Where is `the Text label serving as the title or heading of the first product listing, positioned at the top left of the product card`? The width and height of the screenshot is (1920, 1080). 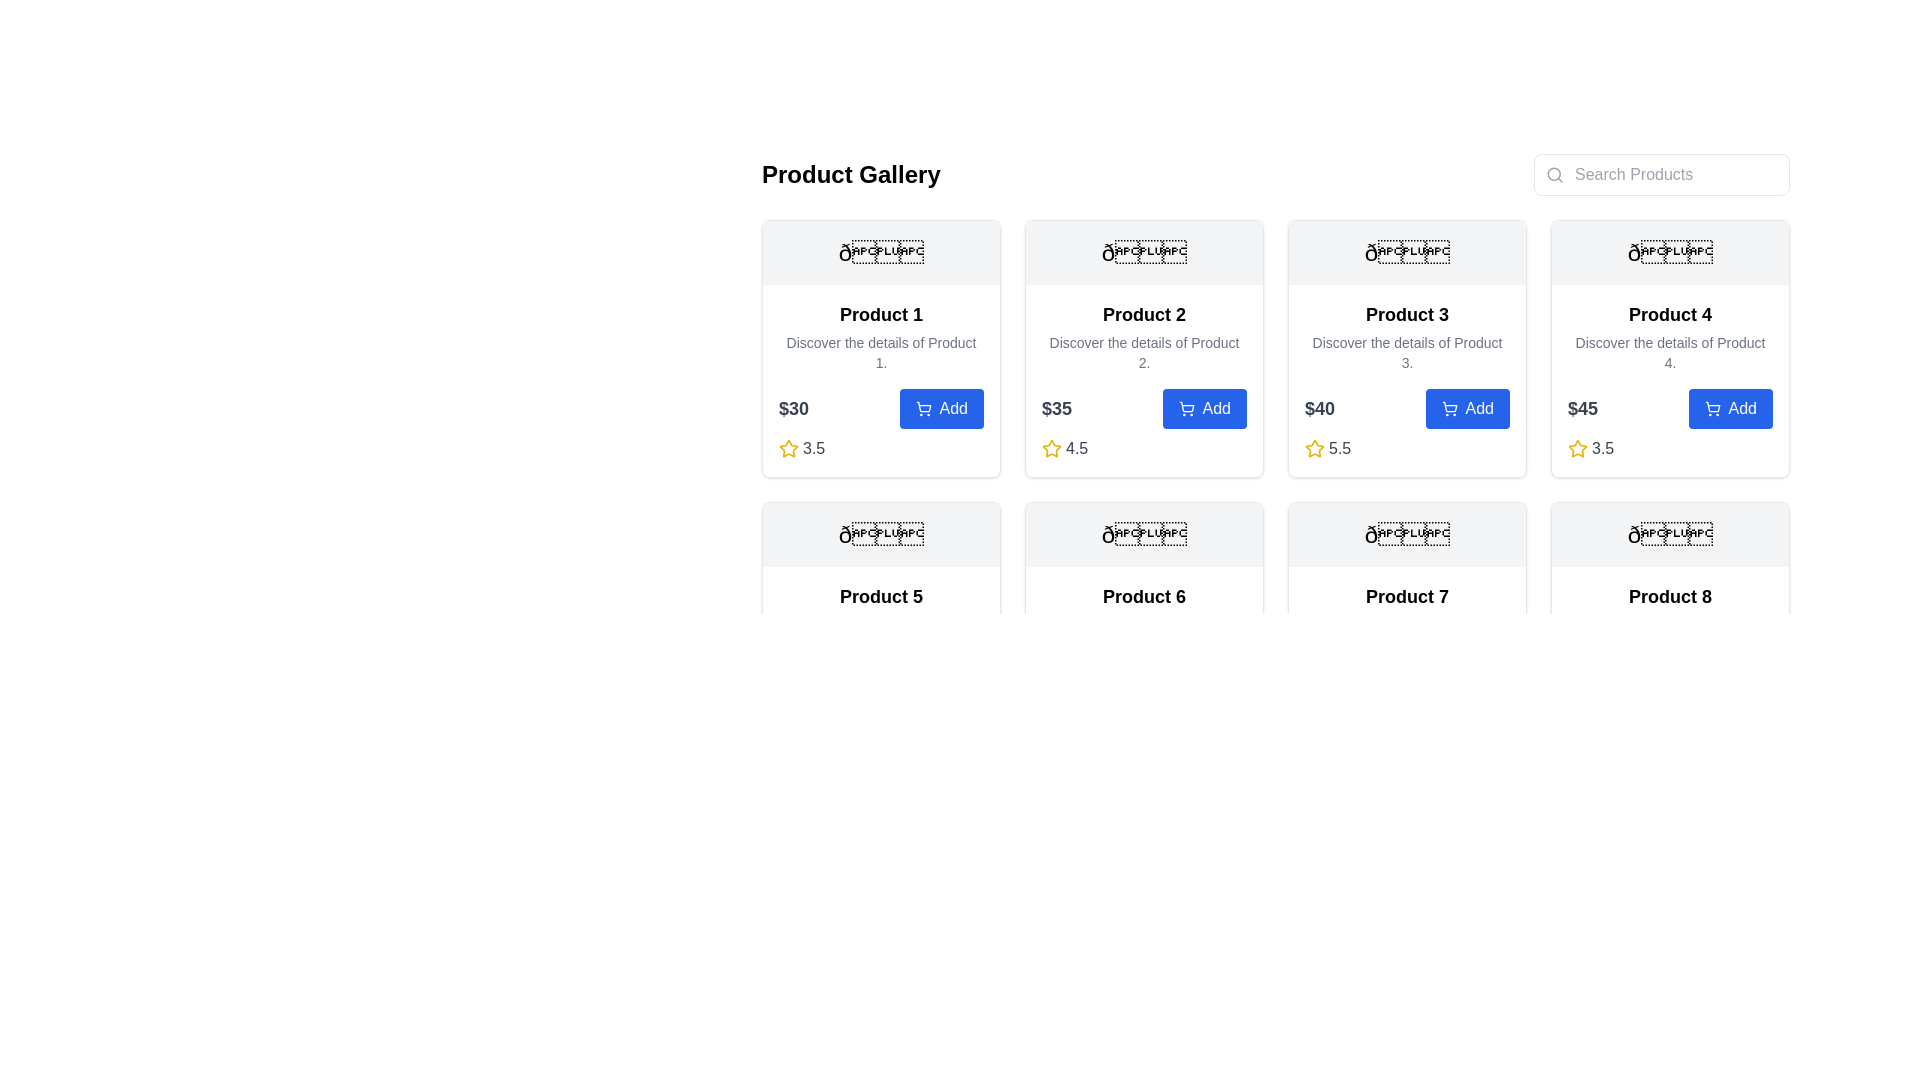
the Text label serving as the title or heading of the first product listing, positioned at the top left of the product card is located at coordinates (880, 315).